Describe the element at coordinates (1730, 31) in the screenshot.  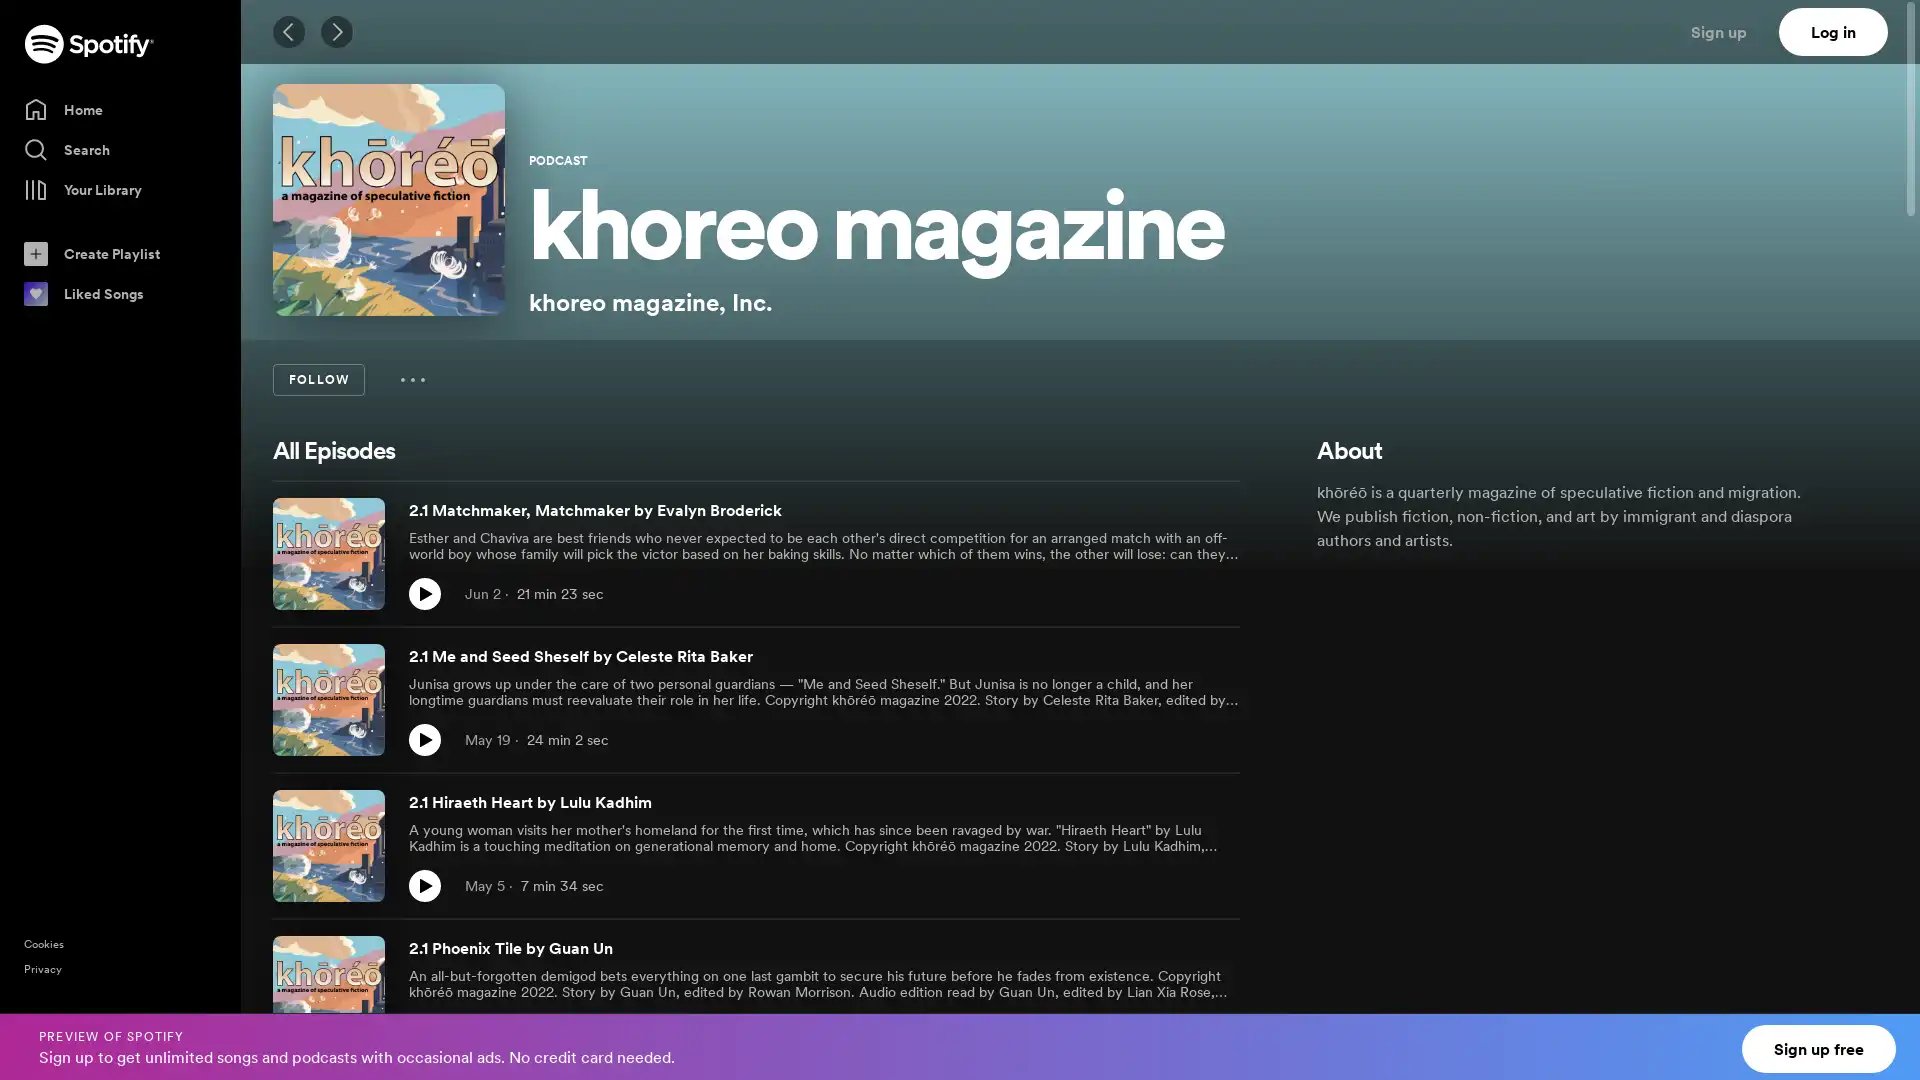
I see `Sign up` at that location.